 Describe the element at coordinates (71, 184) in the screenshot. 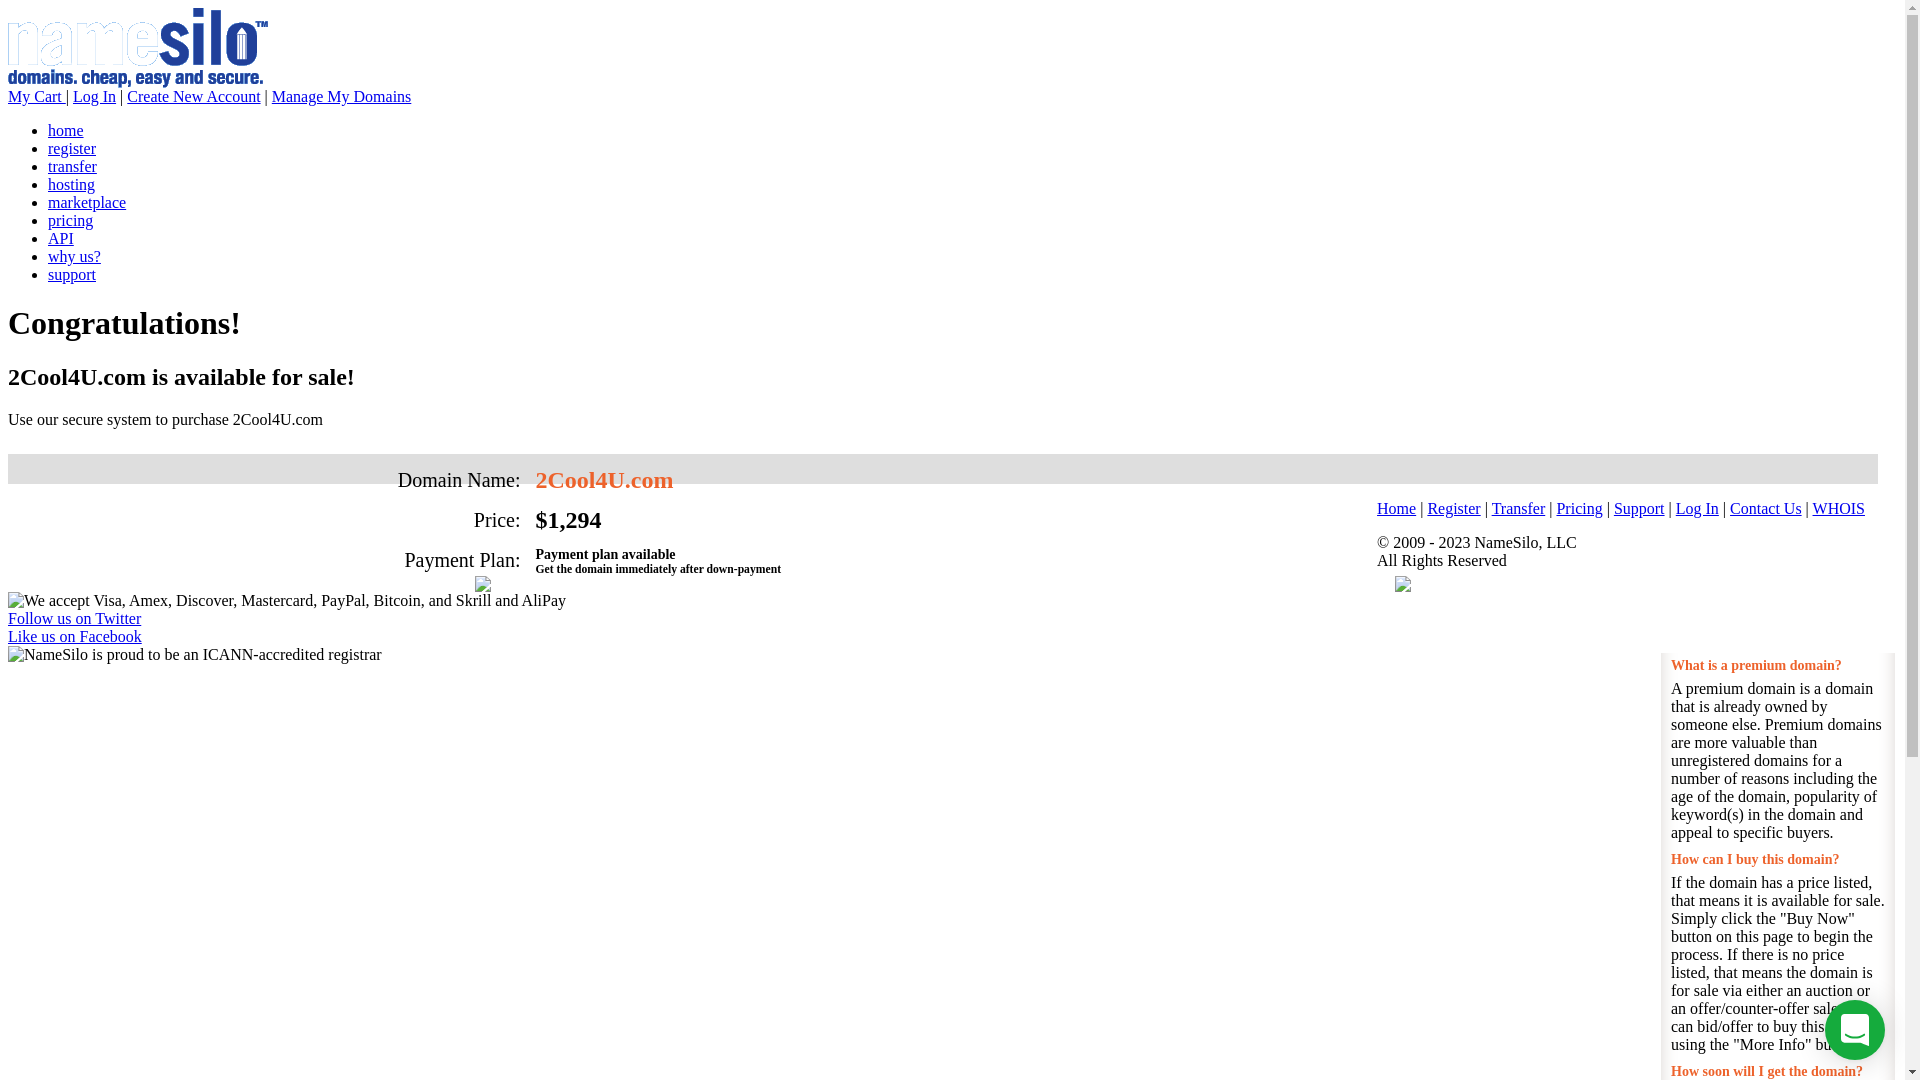

I see `'hosting'` at that location.